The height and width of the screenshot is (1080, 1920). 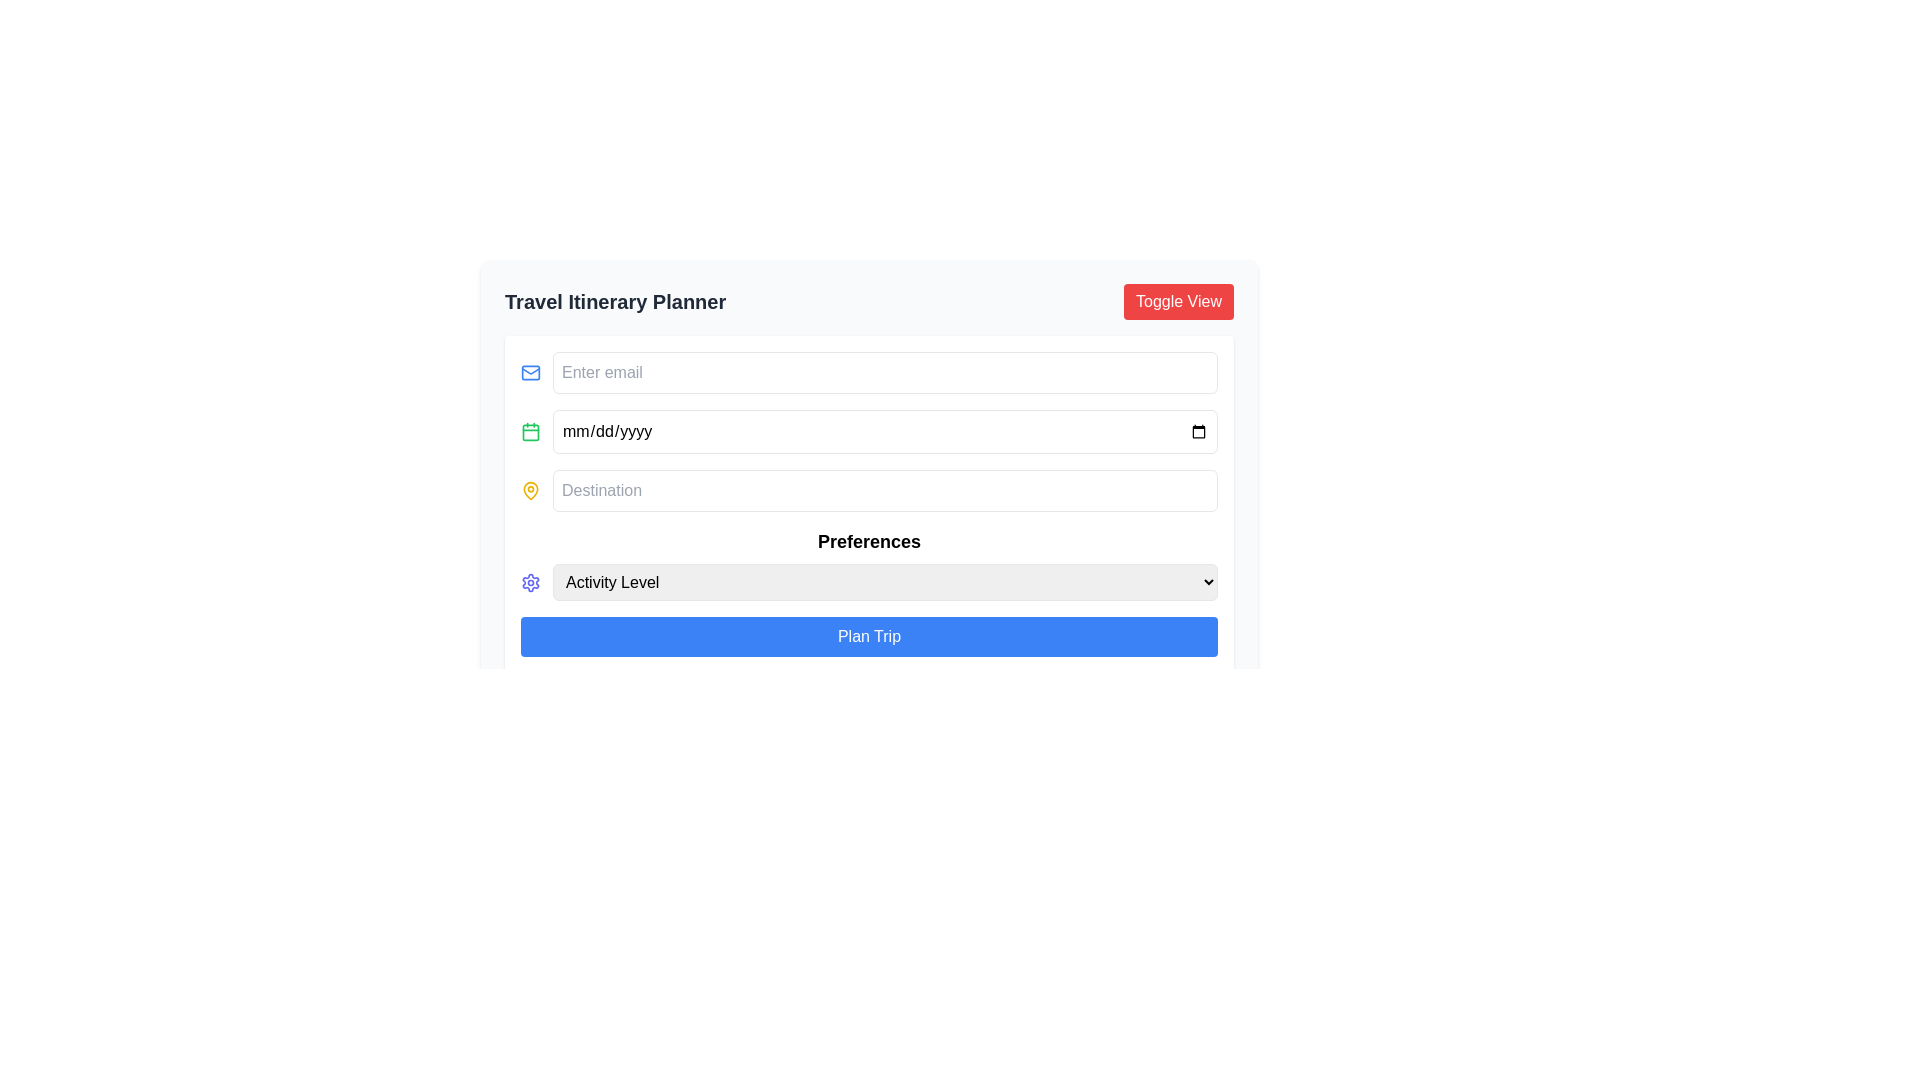 I want to click on the orange and white pin icon, which resembles a typical location marker and is positioned alongside the 'Destination' input field, so click(x=531, y=489).